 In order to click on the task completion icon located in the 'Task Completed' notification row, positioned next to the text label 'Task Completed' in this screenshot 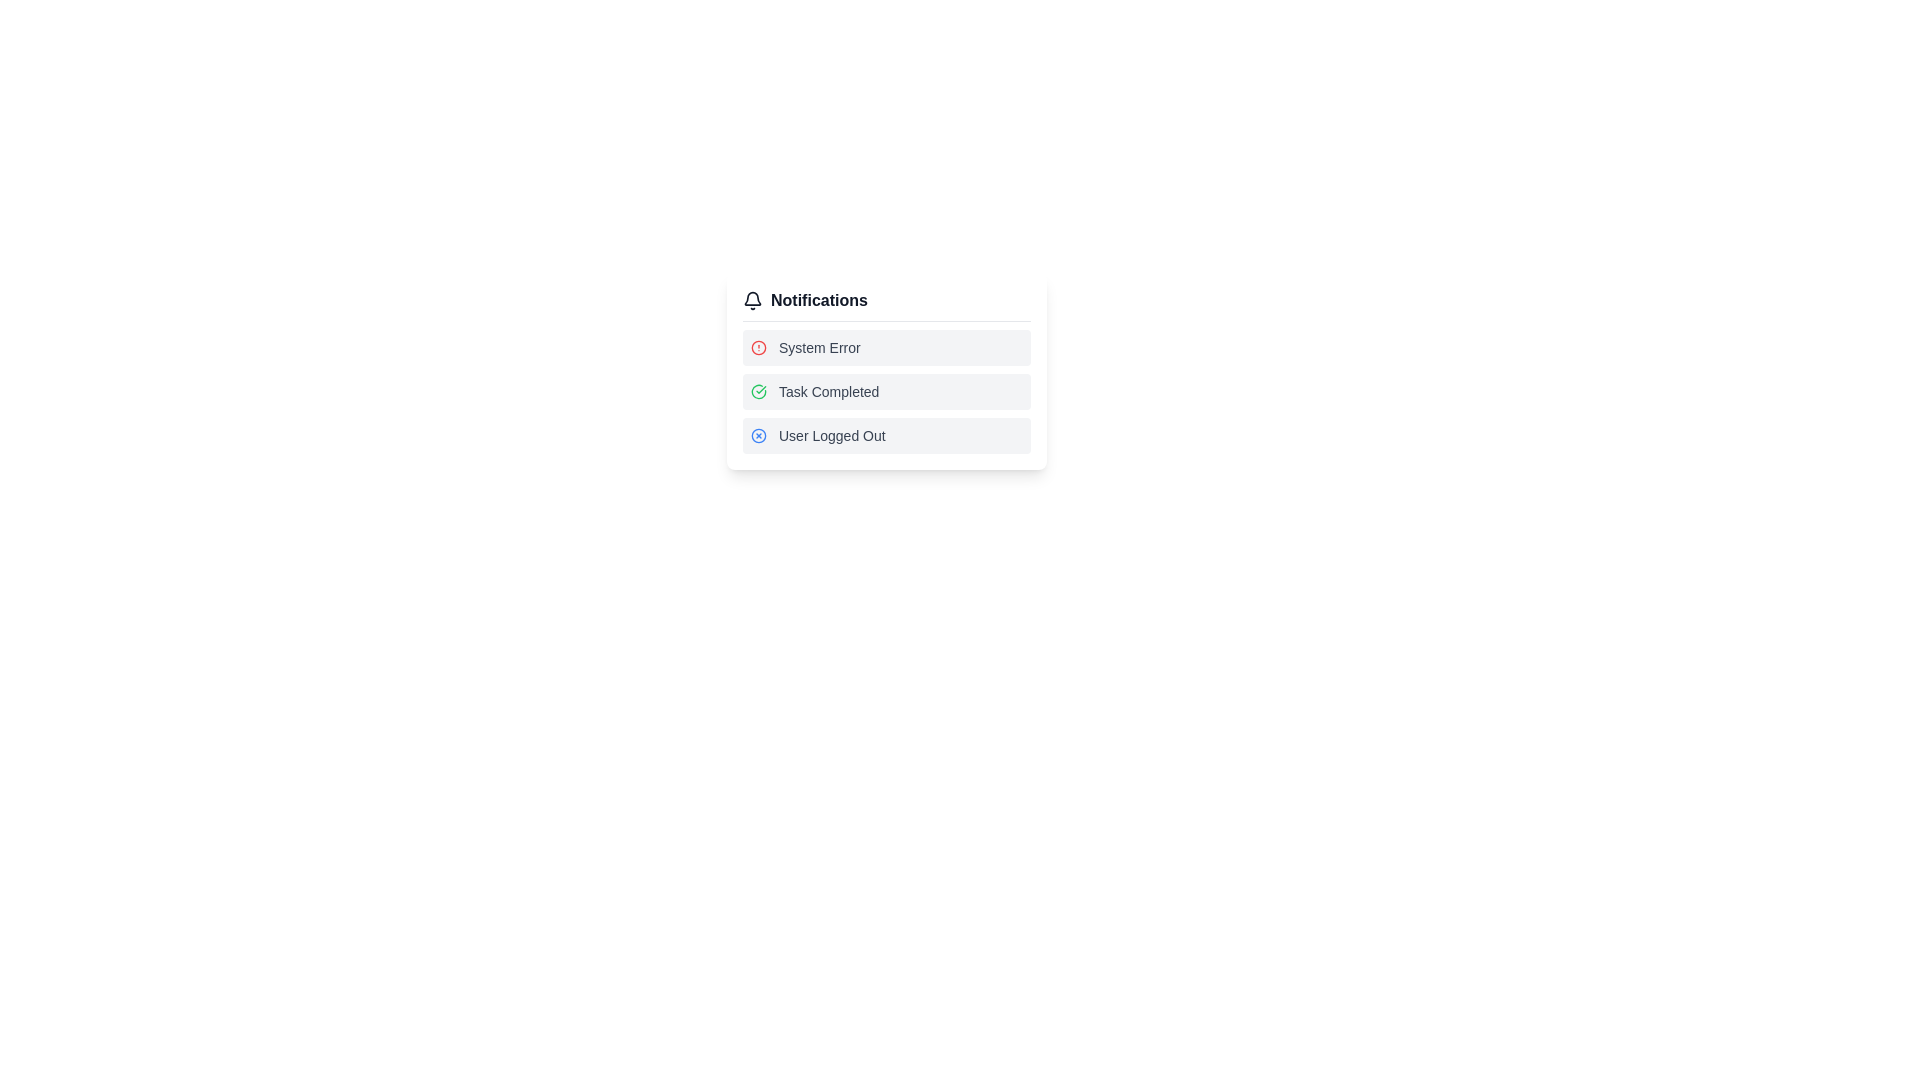, I will do `click(757, 392)`.